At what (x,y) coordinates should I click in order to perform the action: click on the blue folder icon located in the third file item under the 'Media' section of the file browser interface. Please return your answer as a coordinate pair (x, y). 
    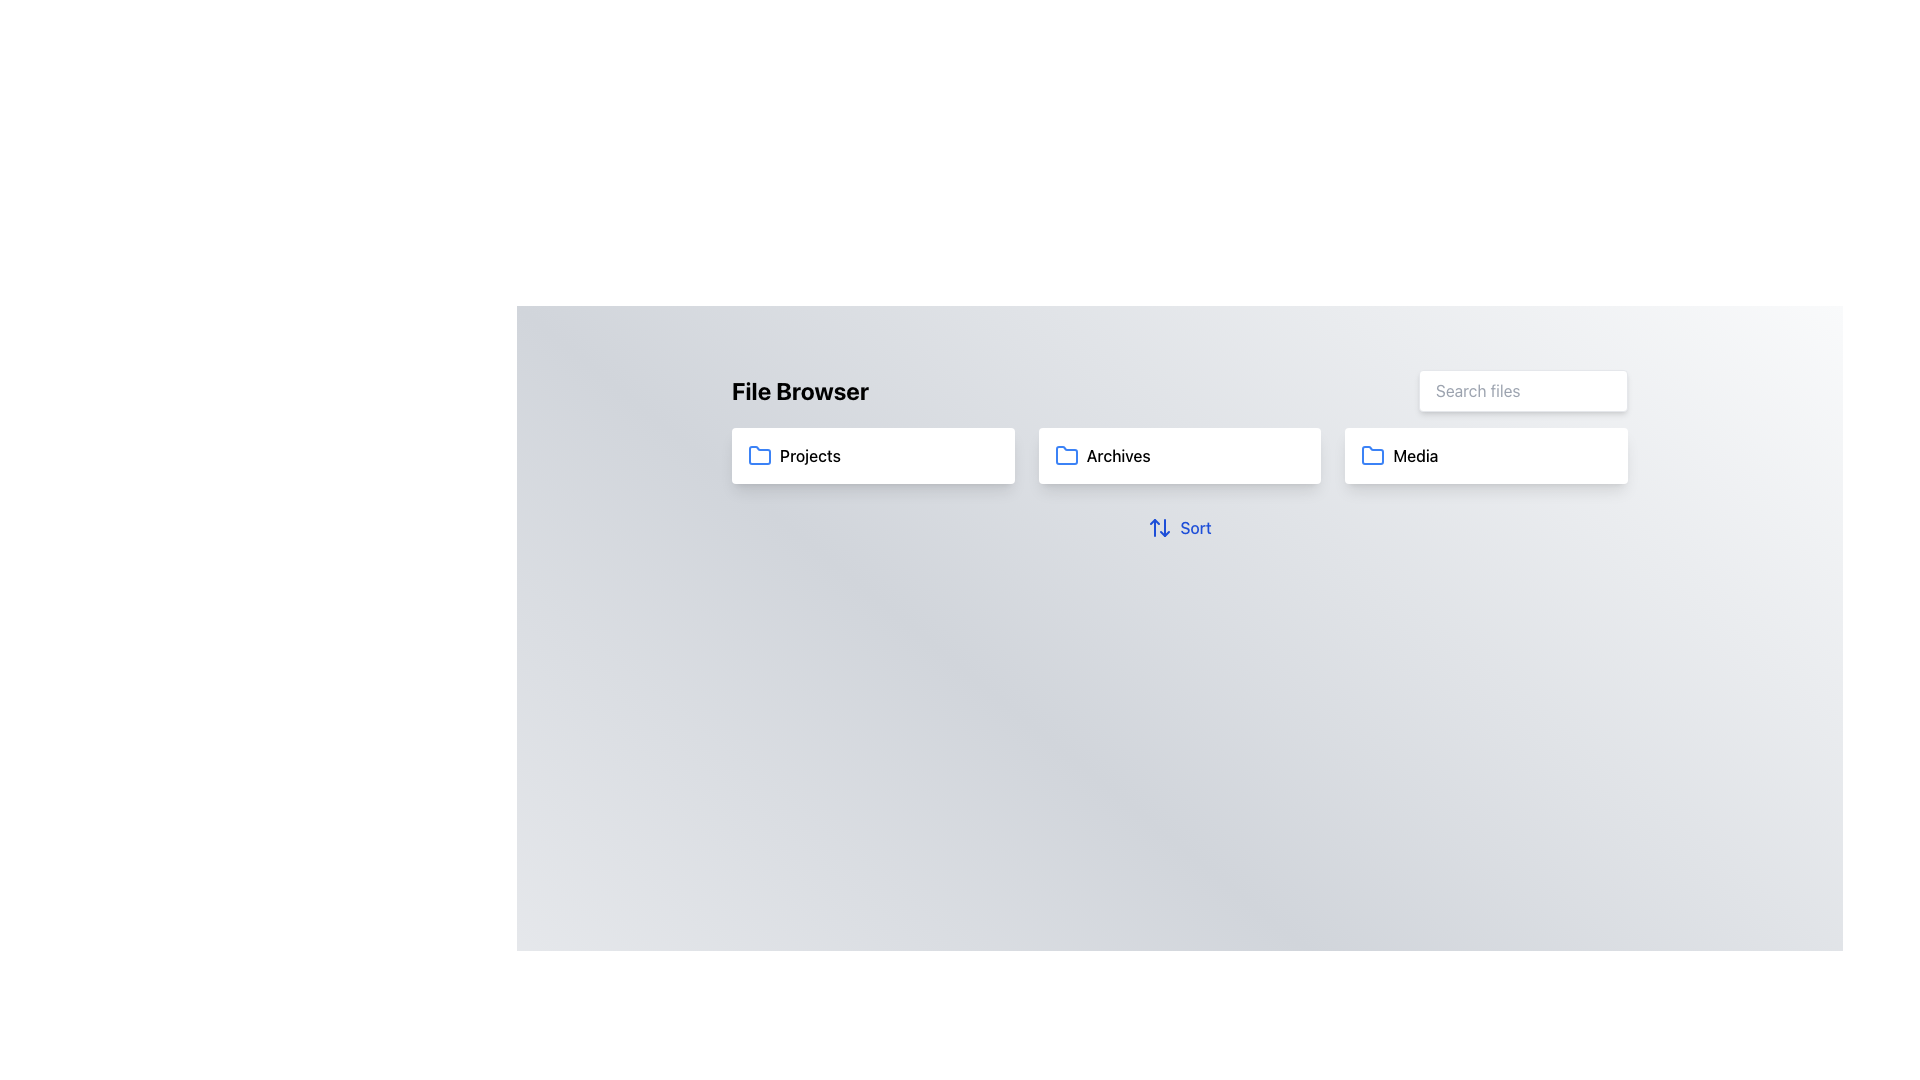
    Looking at the image, I should click on (1372, 455).